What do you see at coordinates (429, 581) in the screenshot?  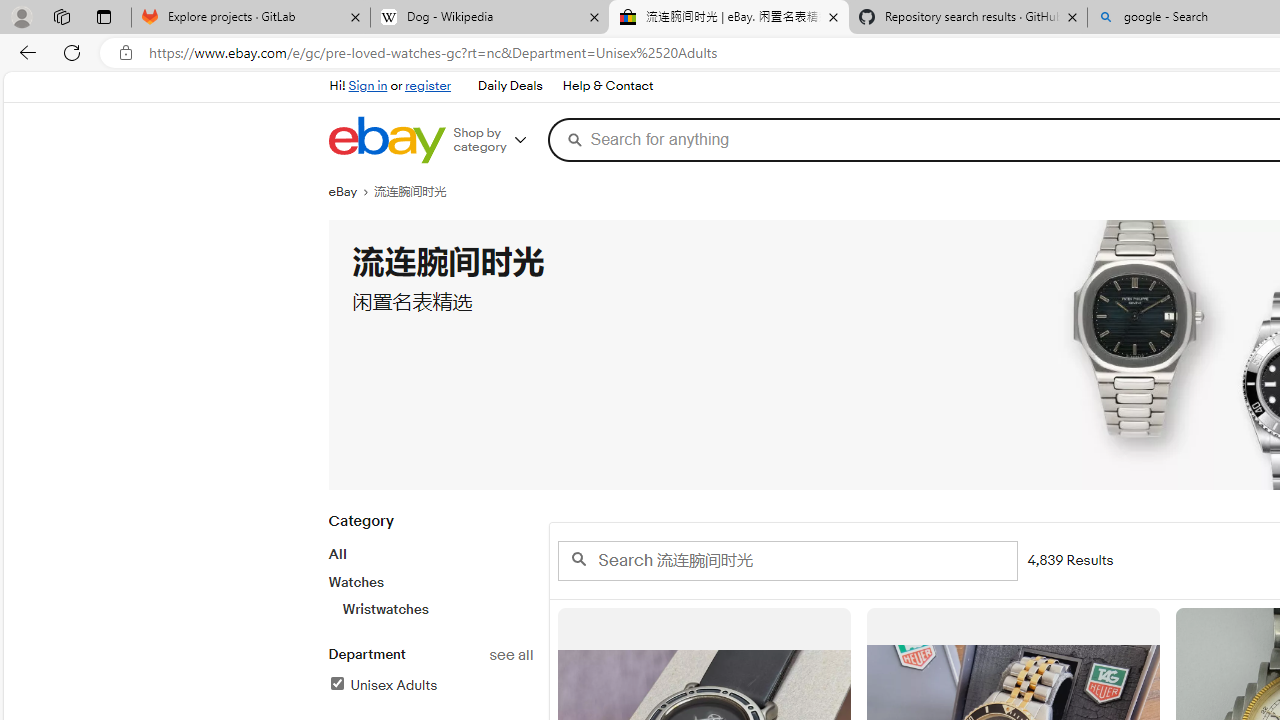 I see `'AllWatchesWristwatches'` at bounding box center [429, 581].